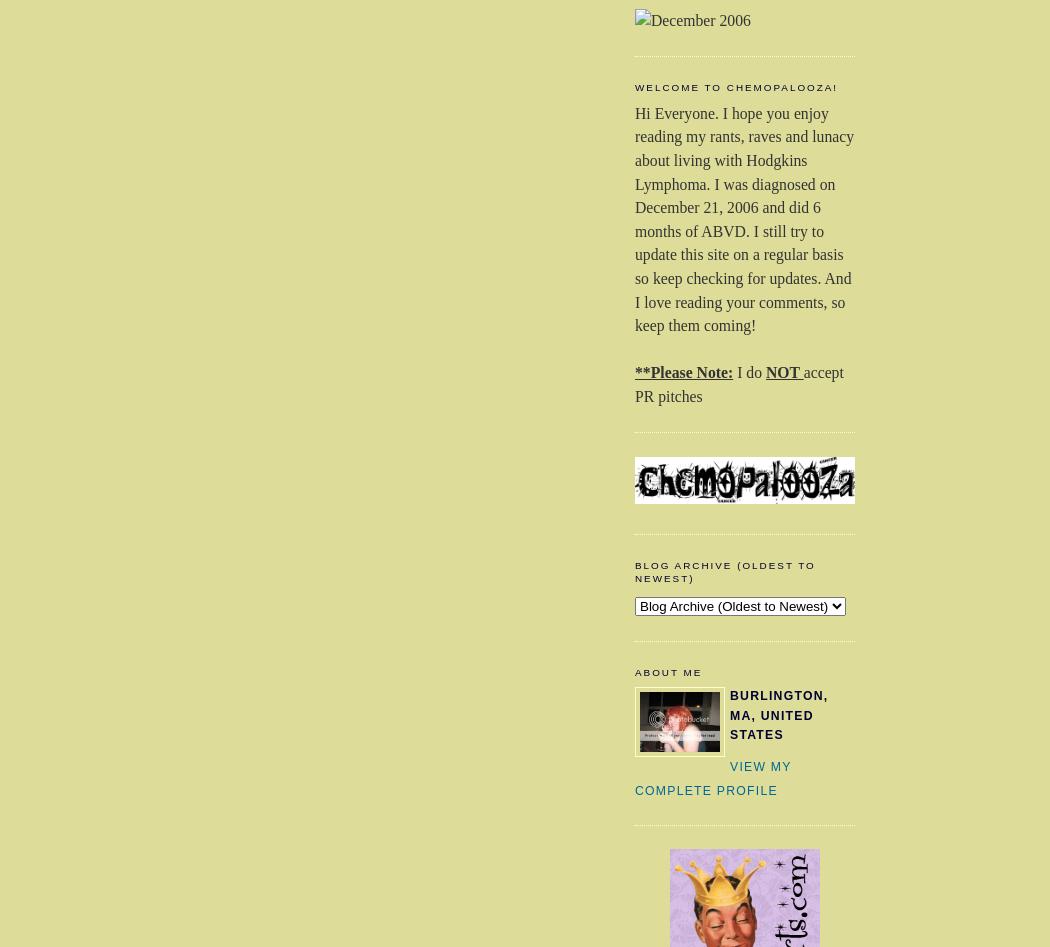 The height and width of the screenshot is (947, 1050). Describe the element at coordinates (635, 777) in the screenshot. I see `'View my complete profile'` at that location.